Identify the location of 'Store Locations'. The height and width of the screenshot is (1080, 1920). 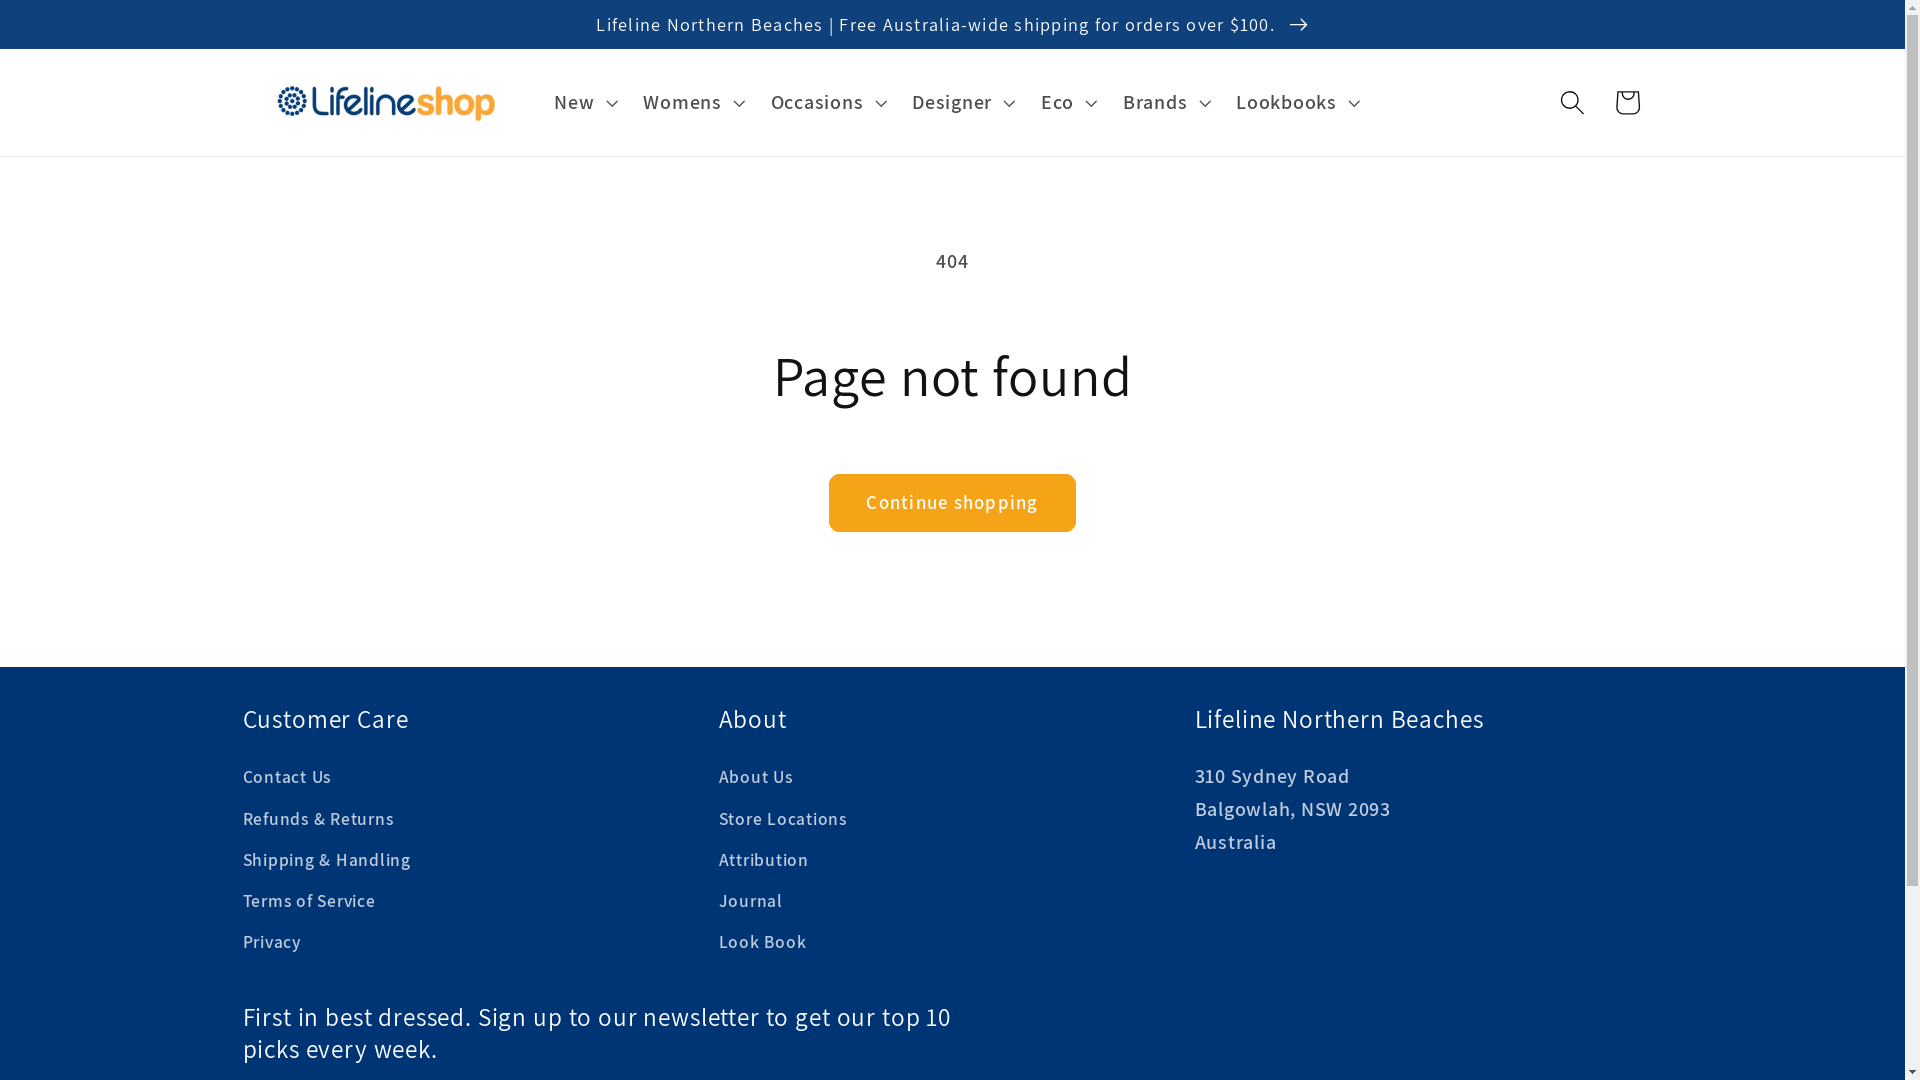
(781, 818).